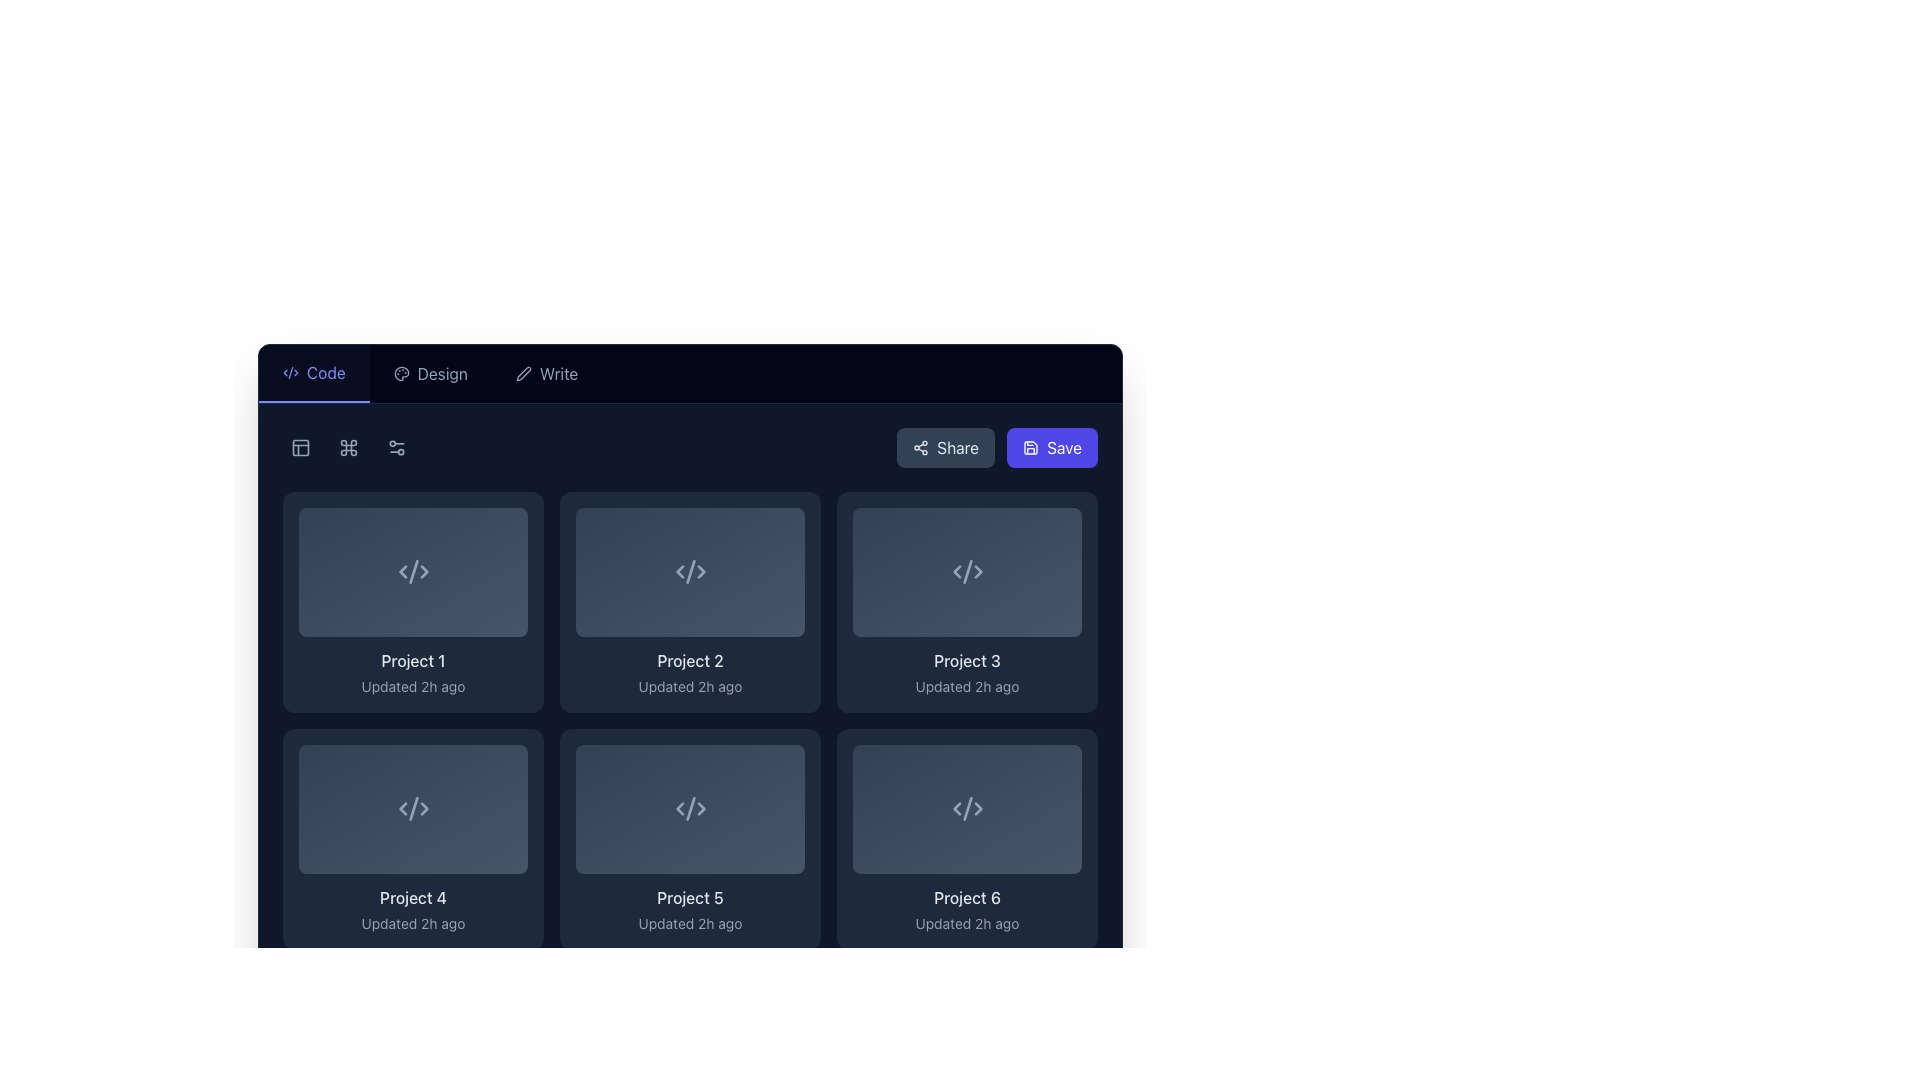  I want to click on the left-facing arrow icon, which is a Decorative SVG graphic composed of three line segments forming a chevron shape, located in the top row of the grid layout of project cards, so click(679, 572).